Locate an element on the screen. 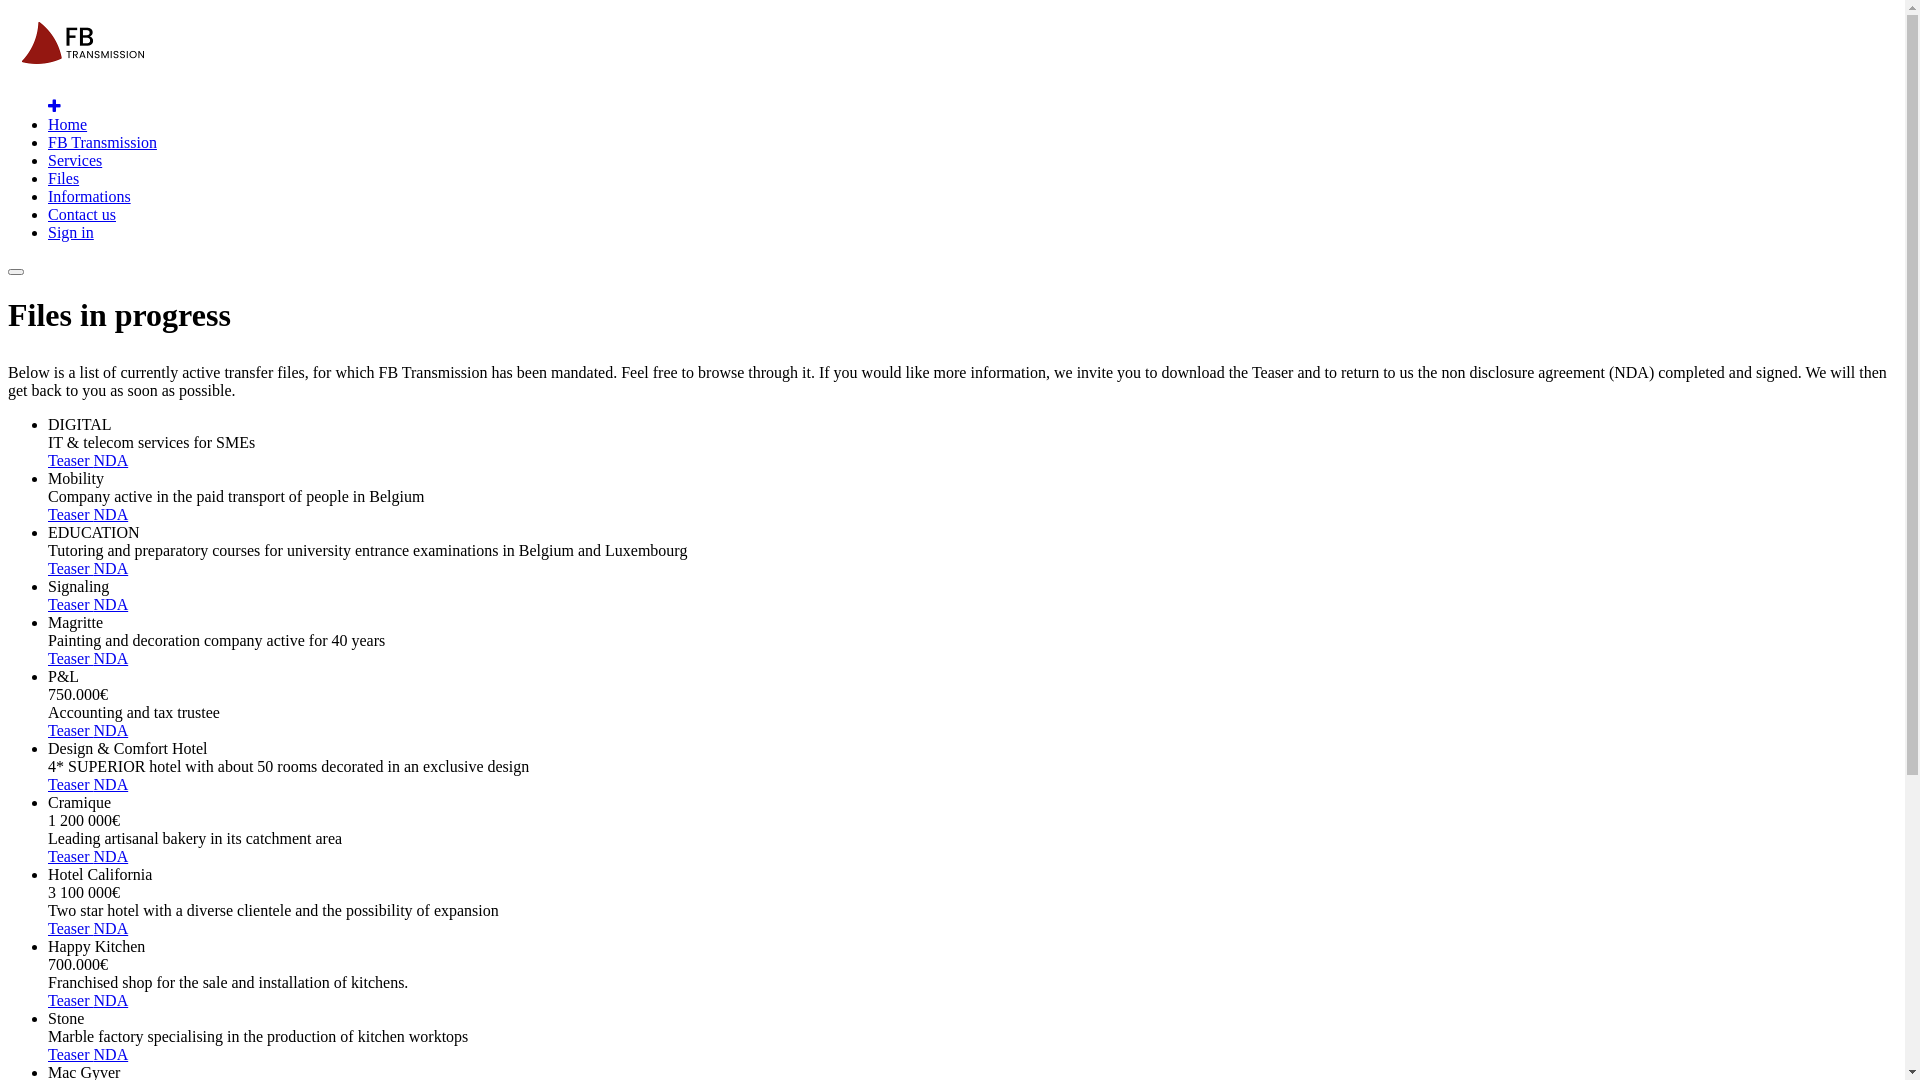 Image resolution: width=1920 pixels, height=1080 pixels. 'NDA' is located at coordinates (93, 603).